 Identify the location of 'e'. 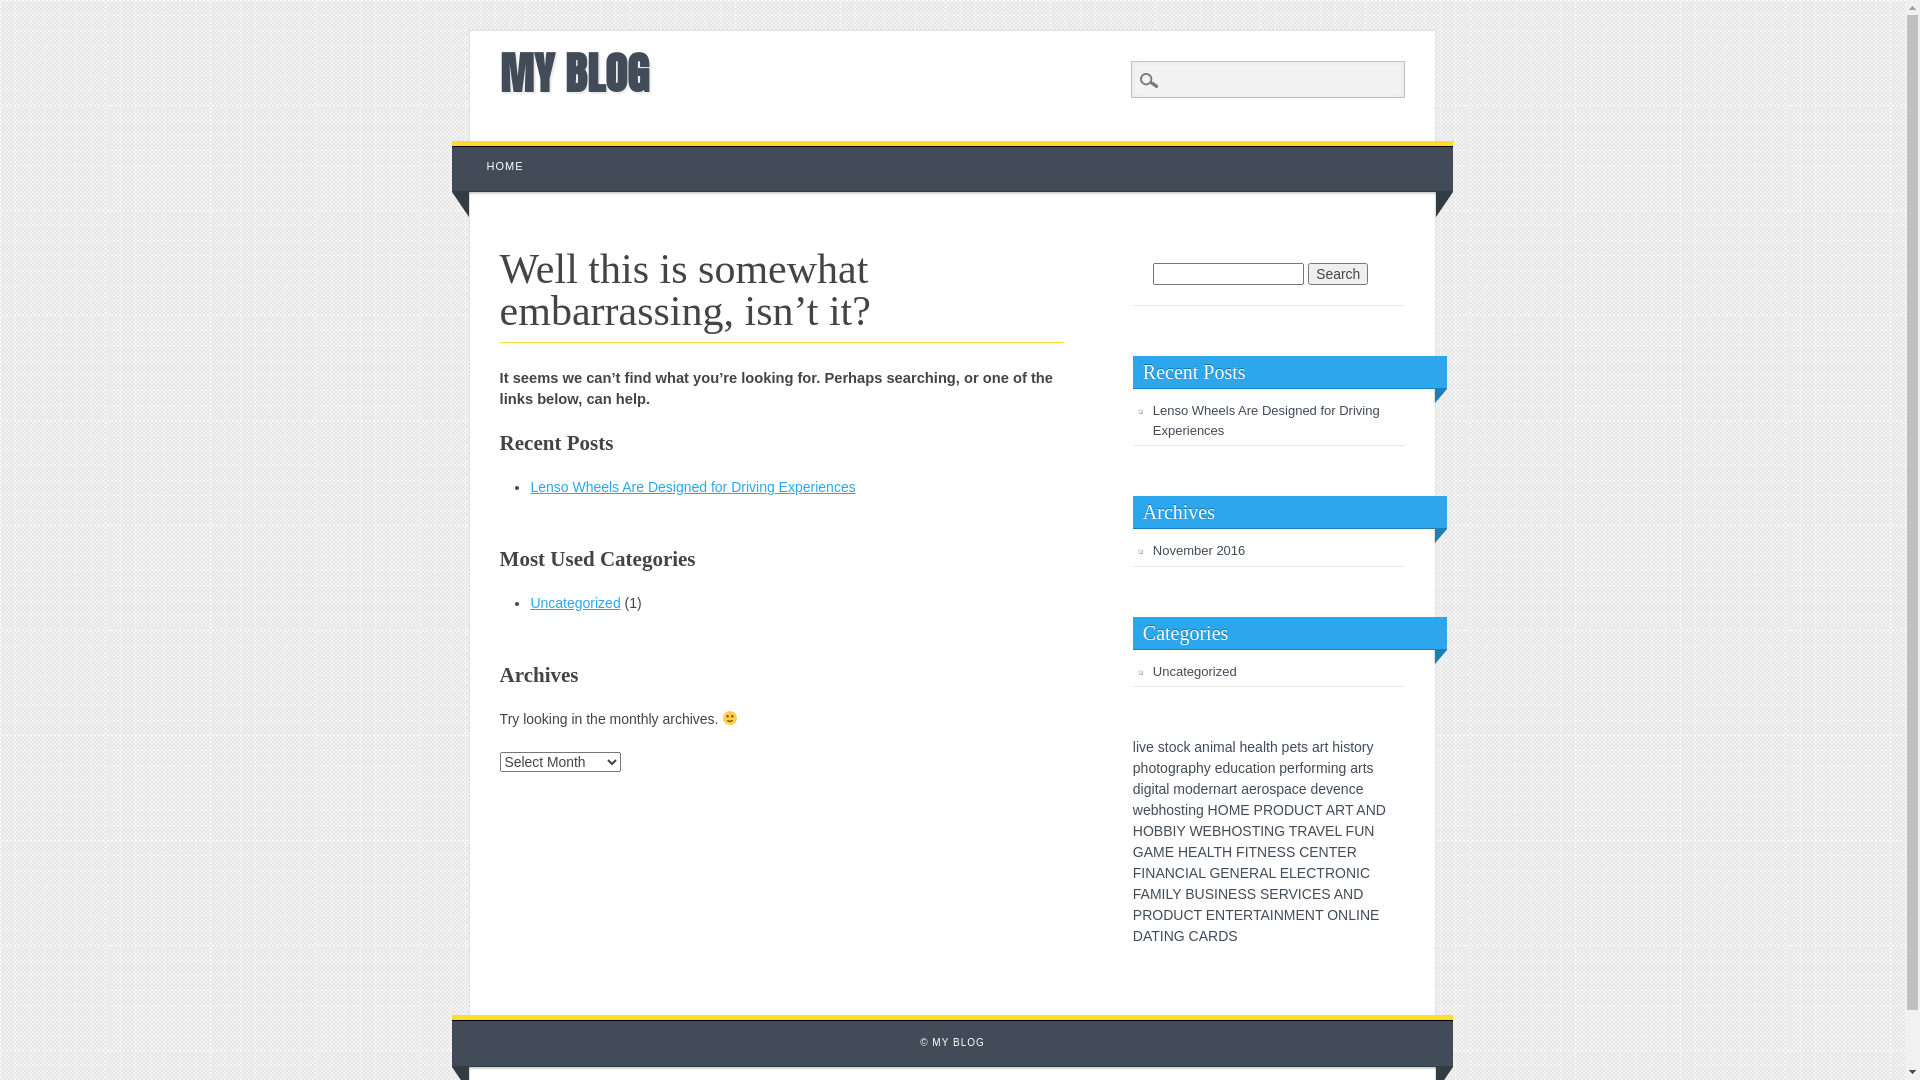
(1359, 788).